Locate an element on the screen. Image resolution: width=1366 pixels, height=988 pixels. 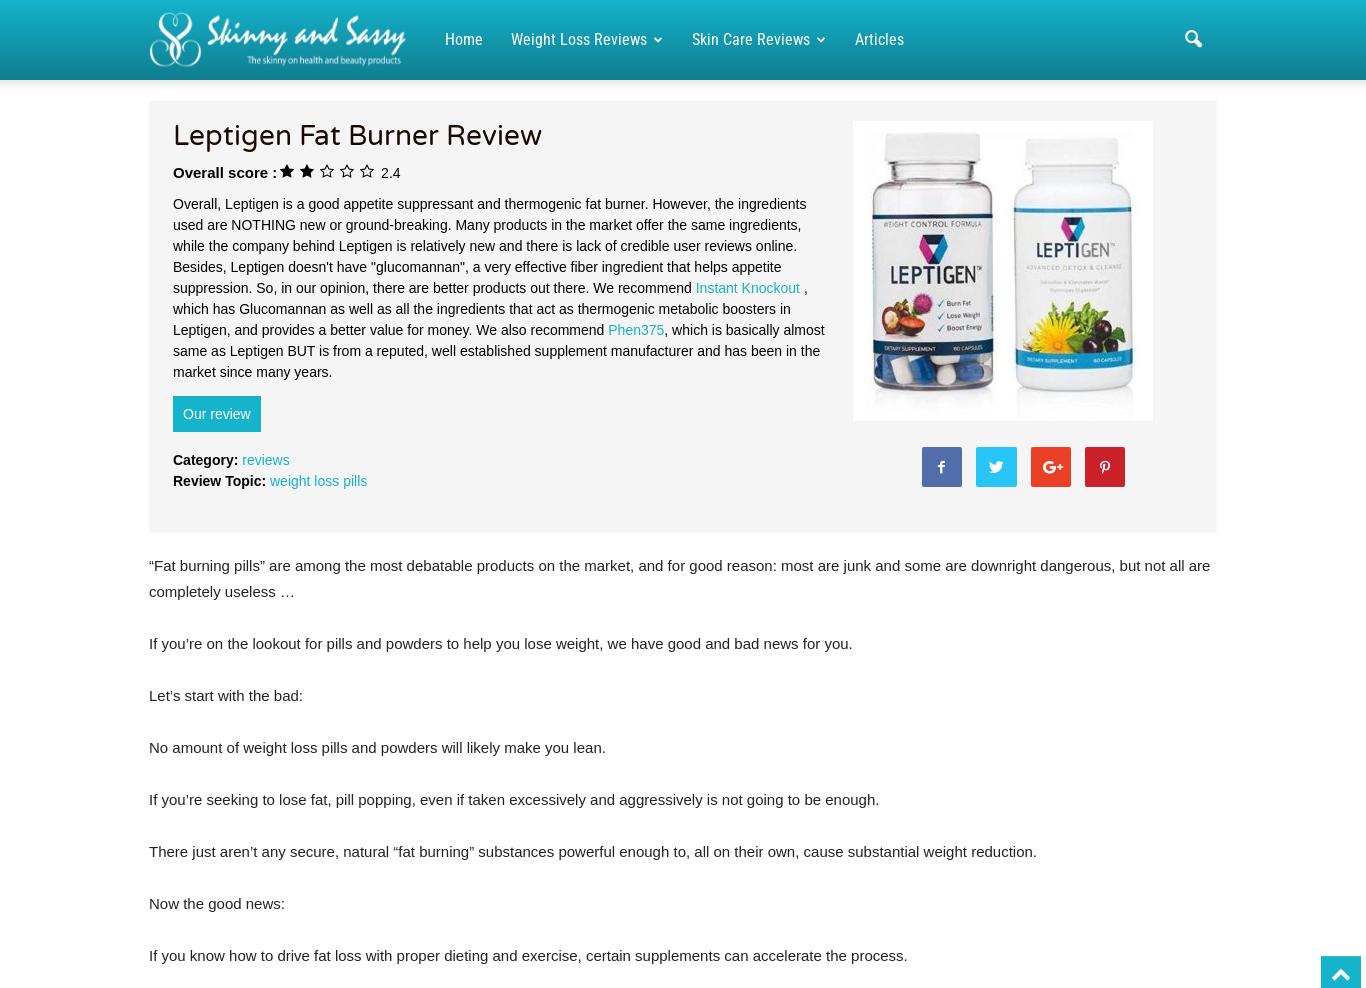
'weight loss pills' is located at coordinates (318, 480).